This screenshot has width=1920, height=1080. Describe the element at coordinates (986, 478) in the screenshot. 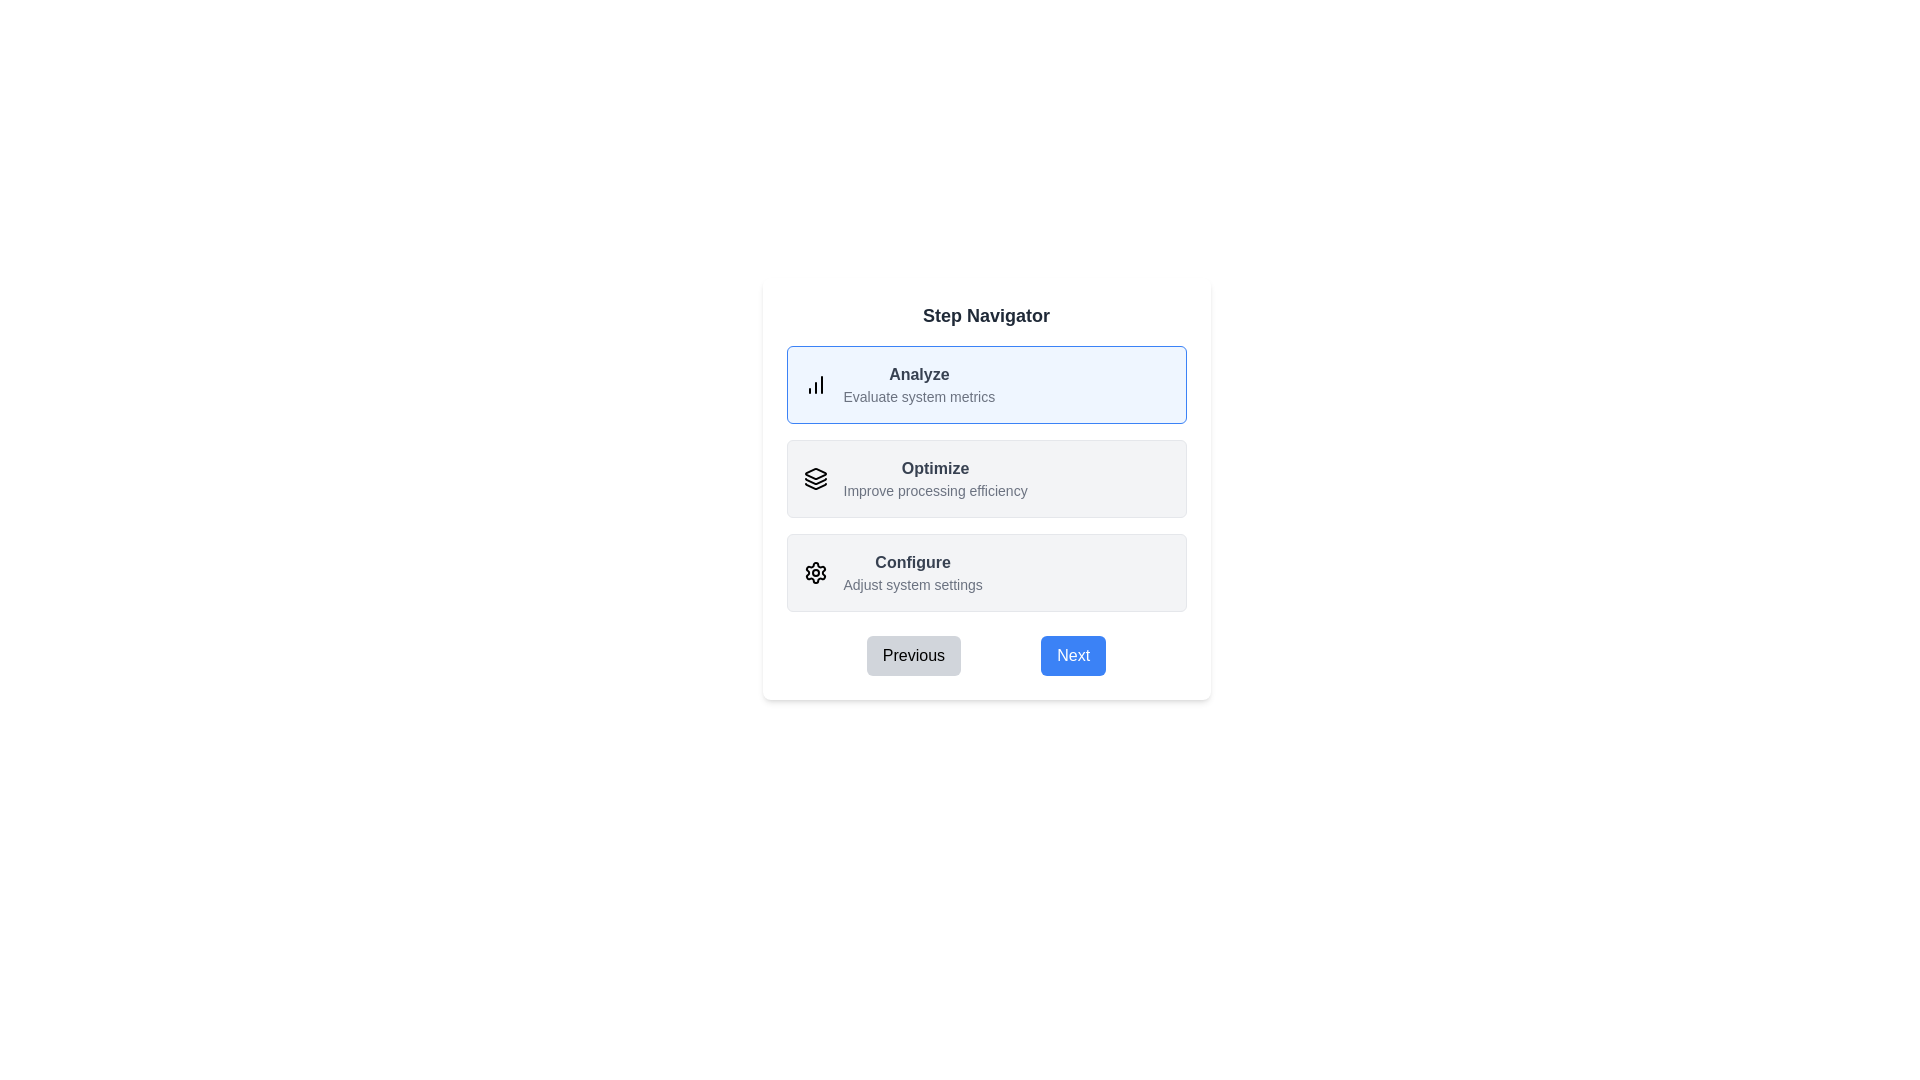

I see `the interactive list item titled 'Optimize' with a subtitle 'Improve processing efficiency'` at that location.